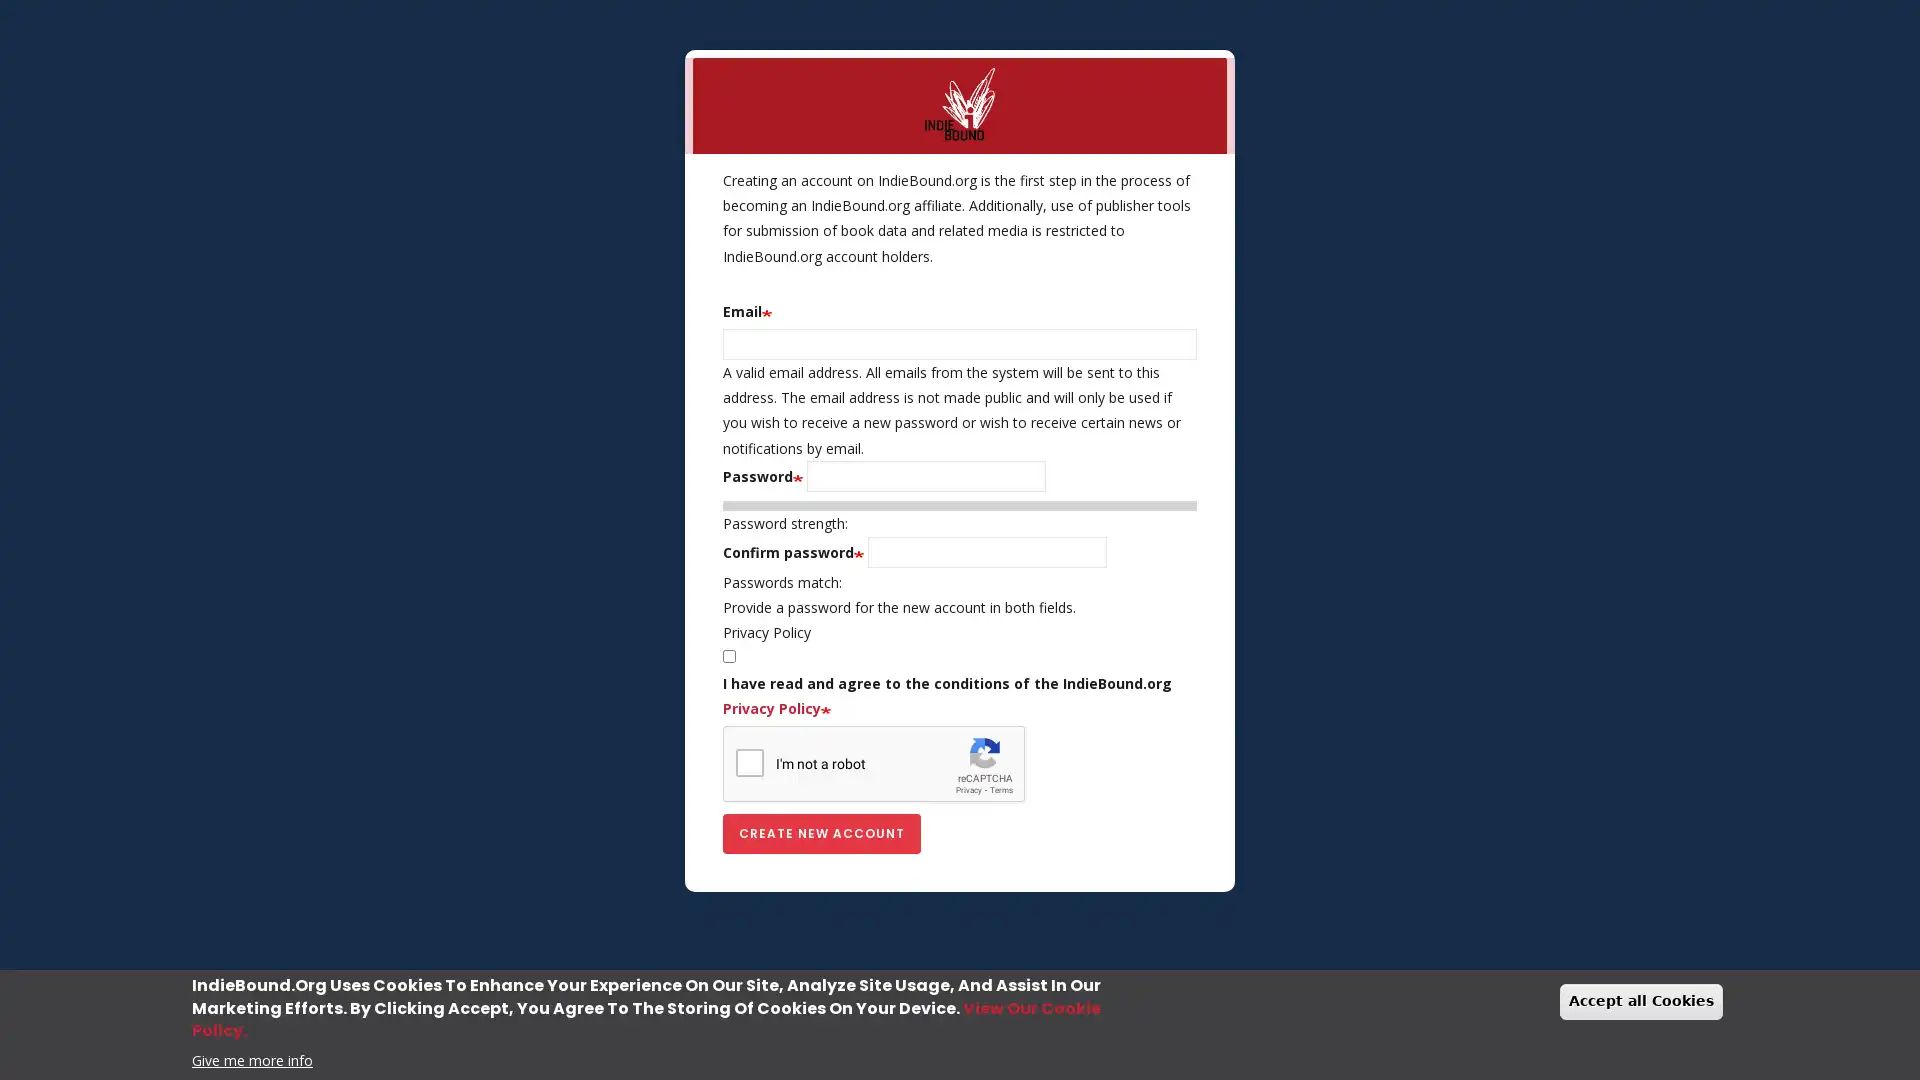 This screenshot has height=1080, width=1920. I want to click on Accept all Cookies, so click(1641, 1001).